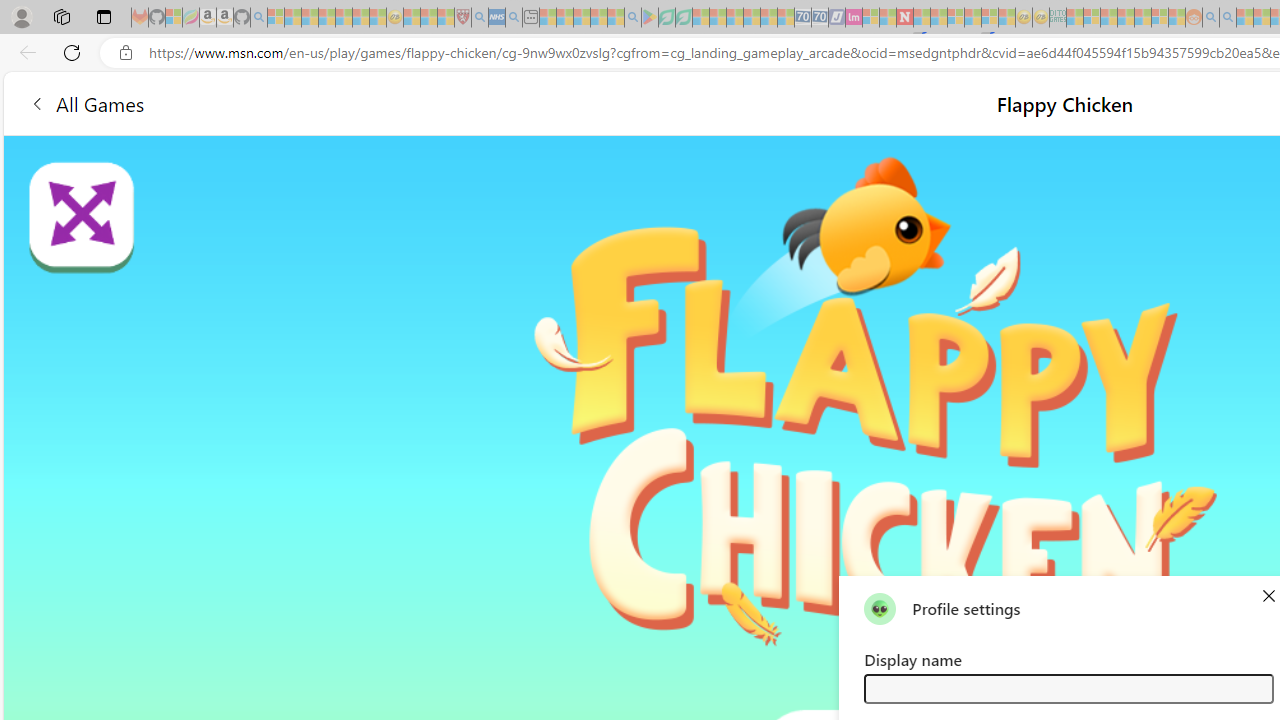 The image size is (1280, 720). What do you see at coordinates (819, 17) in the screenshot?
I see `'Cheap Hotels - Save70.com - Sleeping'` at bounding box center [819, 17].